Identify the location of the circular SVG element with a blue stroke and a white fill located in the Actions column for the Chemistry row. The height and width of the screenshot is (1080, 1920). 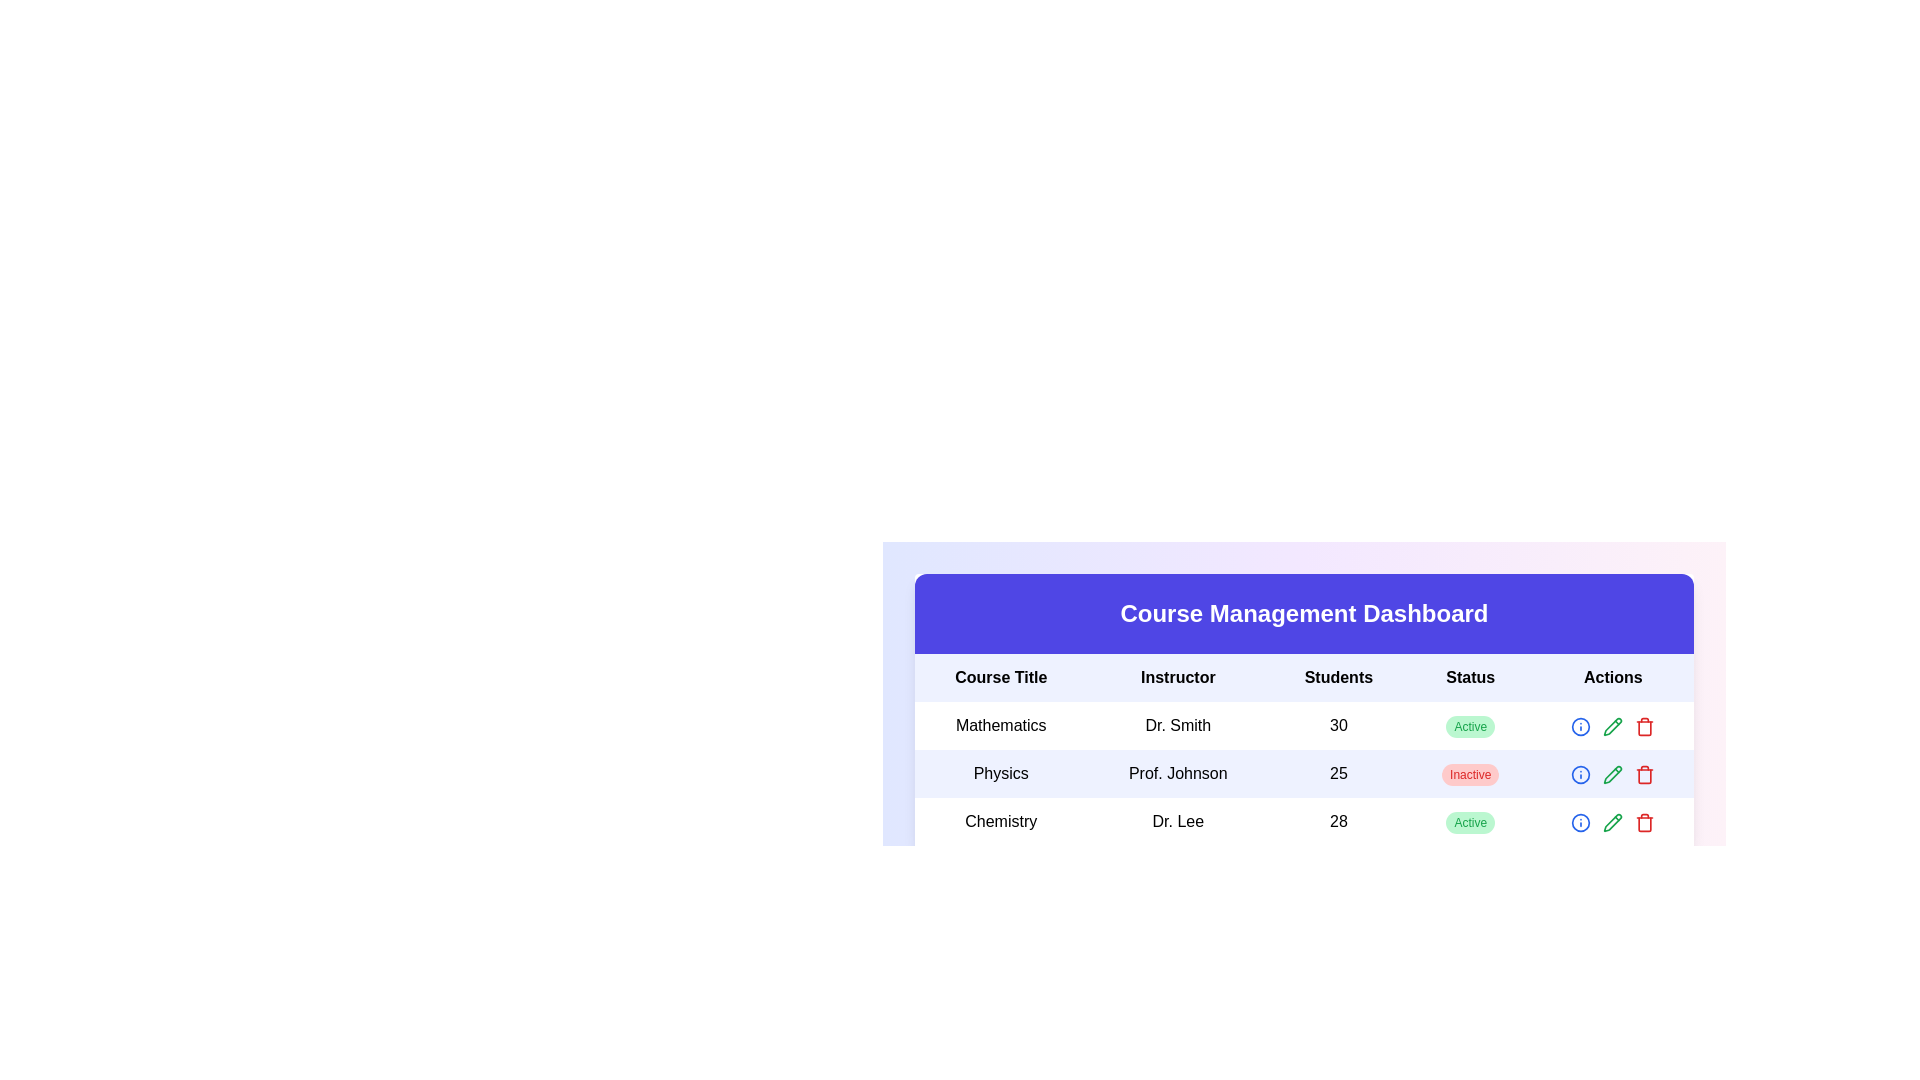
(1580, 822).